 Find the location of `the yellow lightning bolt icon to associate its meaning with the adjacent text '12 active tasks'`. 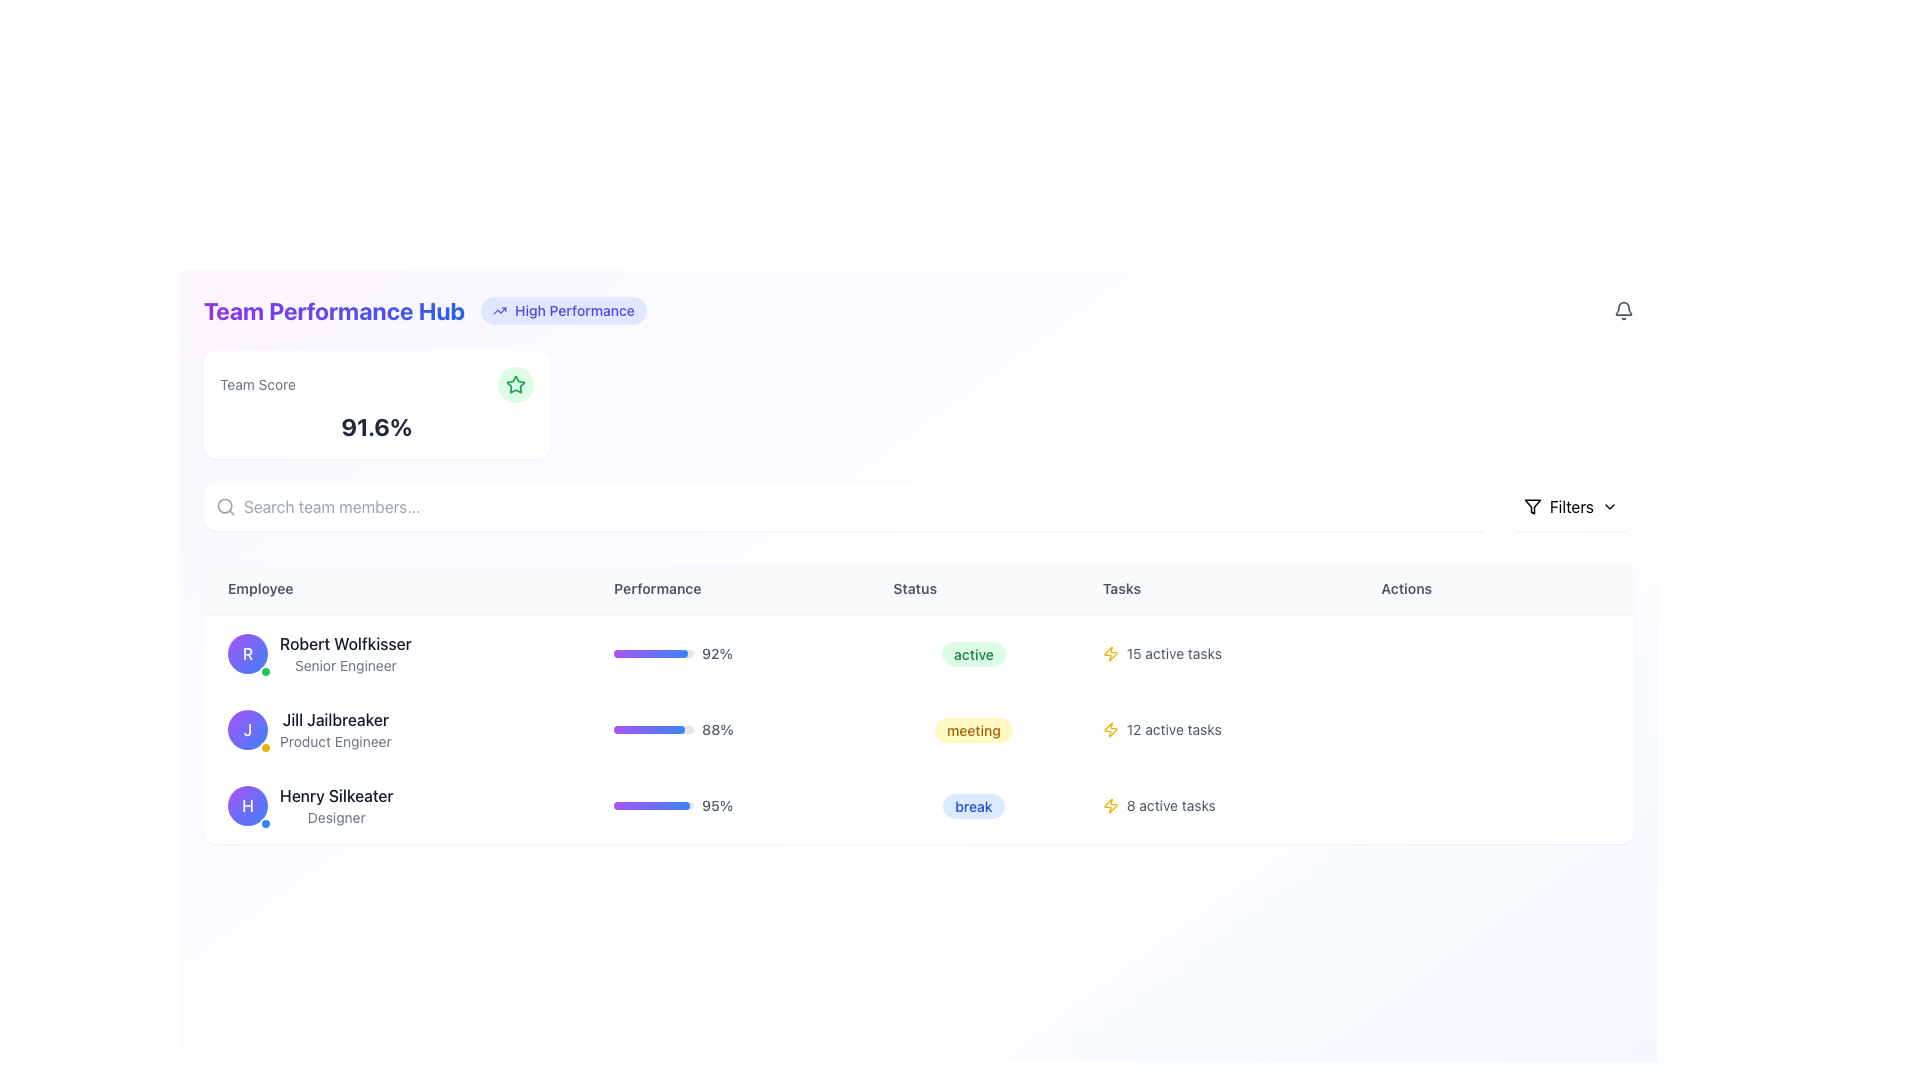

the yellow lightning bolt icon to associate its meaning with the adjacent text '12 active tasks' is located at coordinates (1109, 729).